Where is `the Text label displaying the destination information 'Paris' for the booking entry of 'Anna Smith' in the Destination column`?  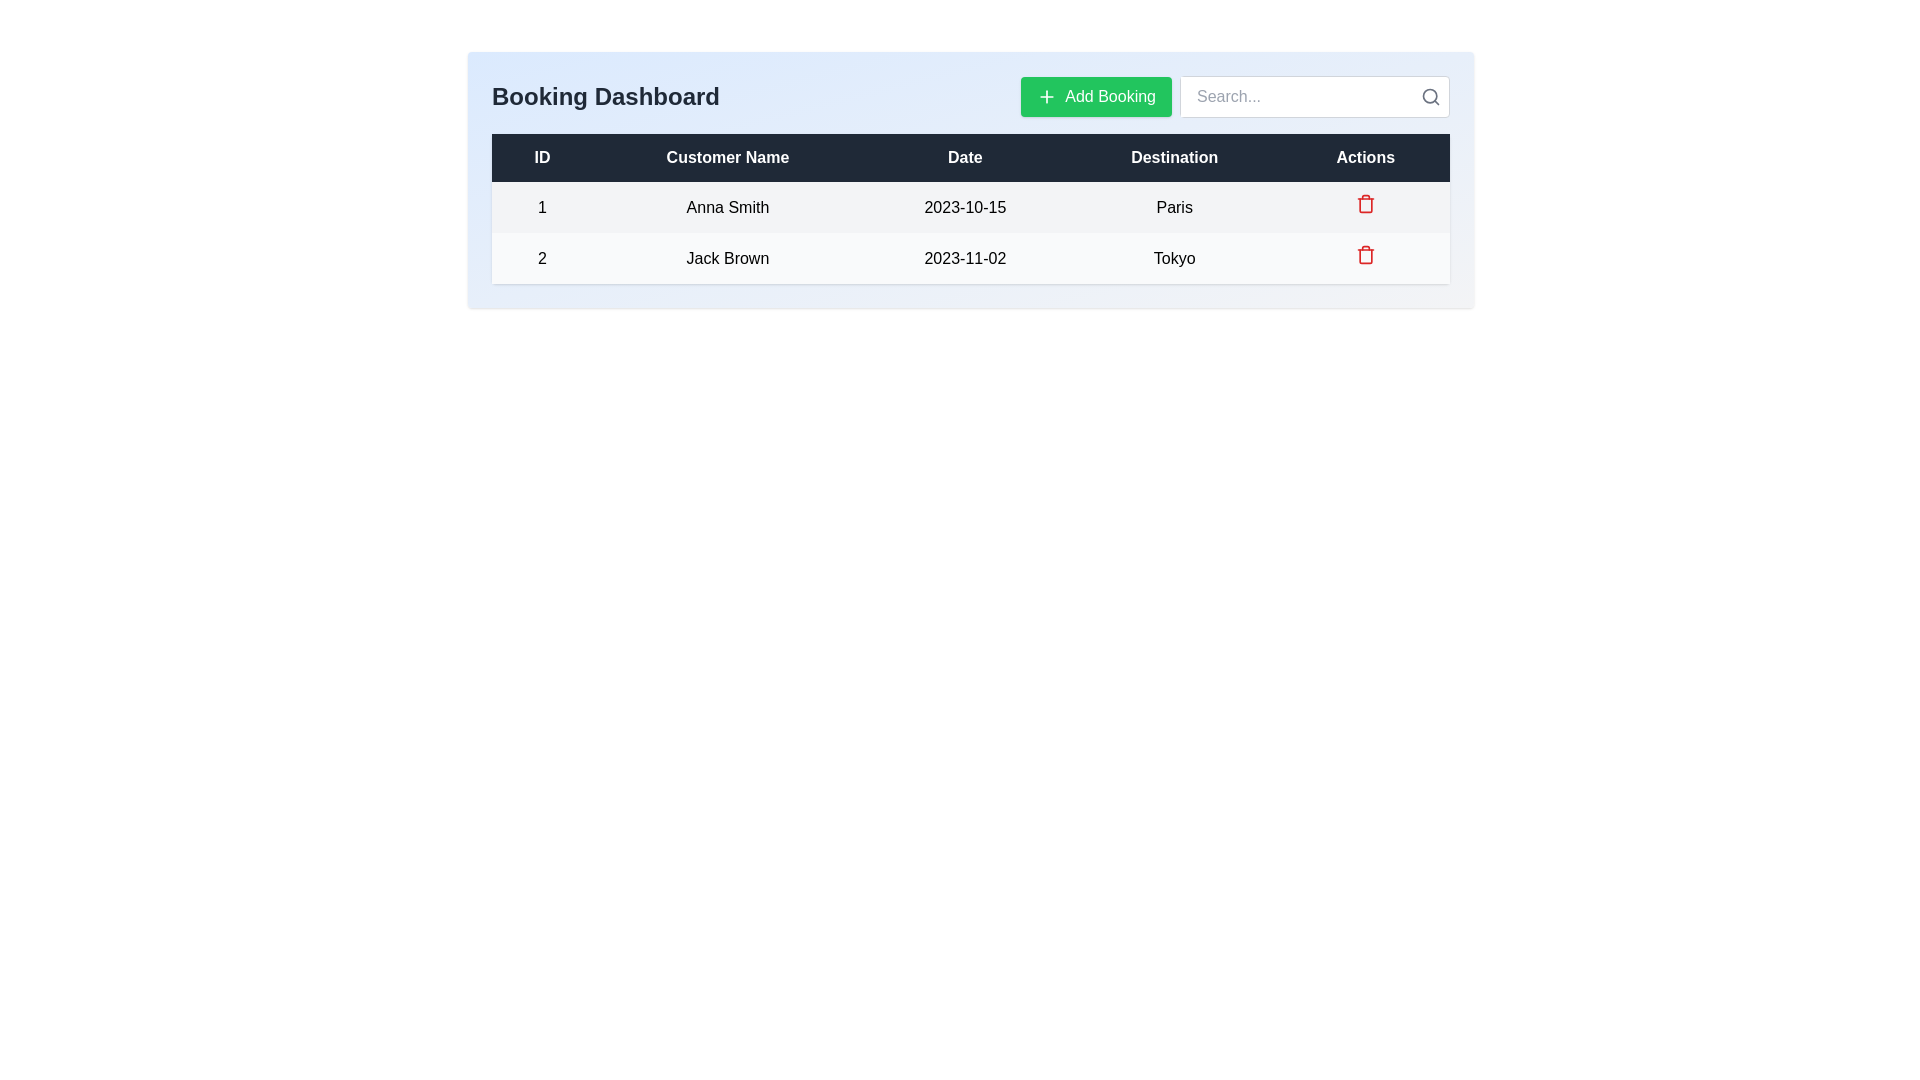 the Text label displaying the destination information 'Paris' for the booking entry of 'Anna Smith' in the Destination column is located at coordinates (1174, 207).